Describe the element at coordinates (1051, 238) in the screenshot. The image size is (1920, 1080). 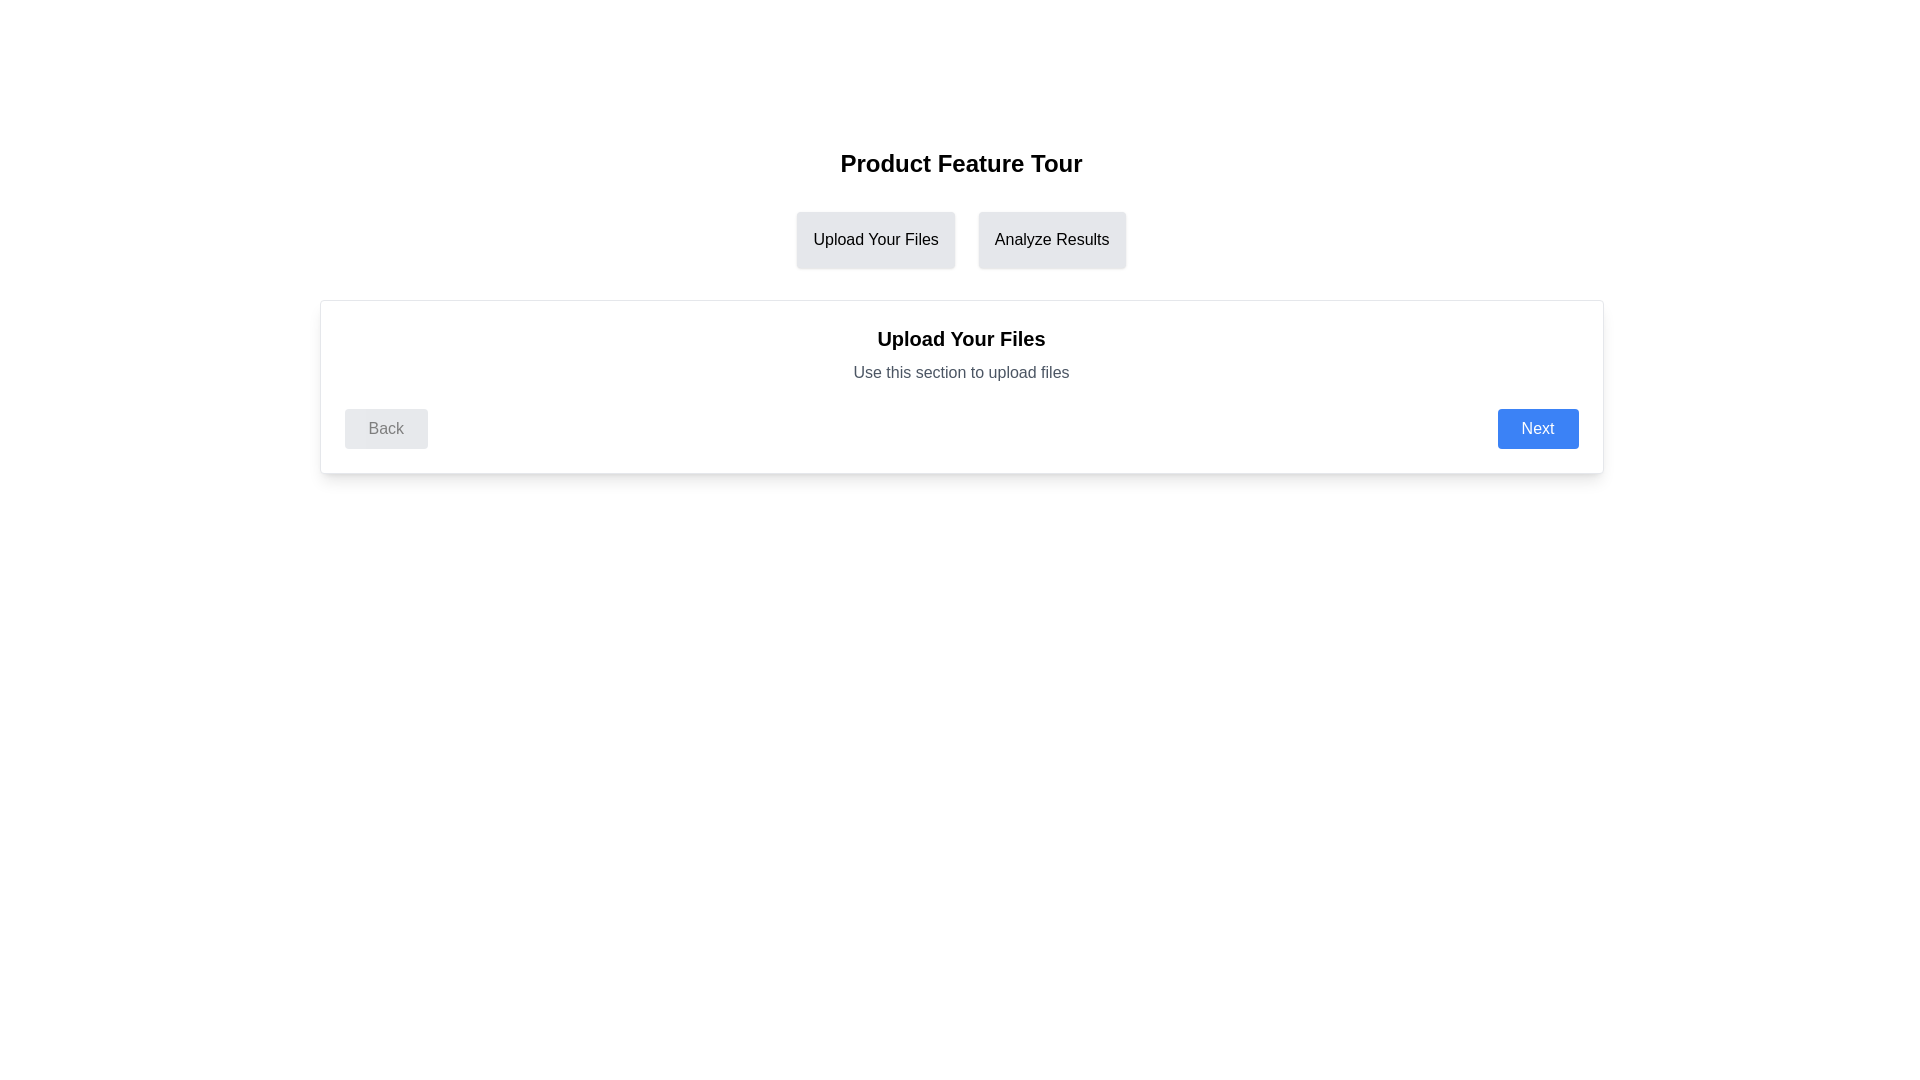
I see `the label that serves as an indicator for analyzing results, located to the right of the 'Upload Your Files' box and under the 'Product Feature Tour' title` at that location.